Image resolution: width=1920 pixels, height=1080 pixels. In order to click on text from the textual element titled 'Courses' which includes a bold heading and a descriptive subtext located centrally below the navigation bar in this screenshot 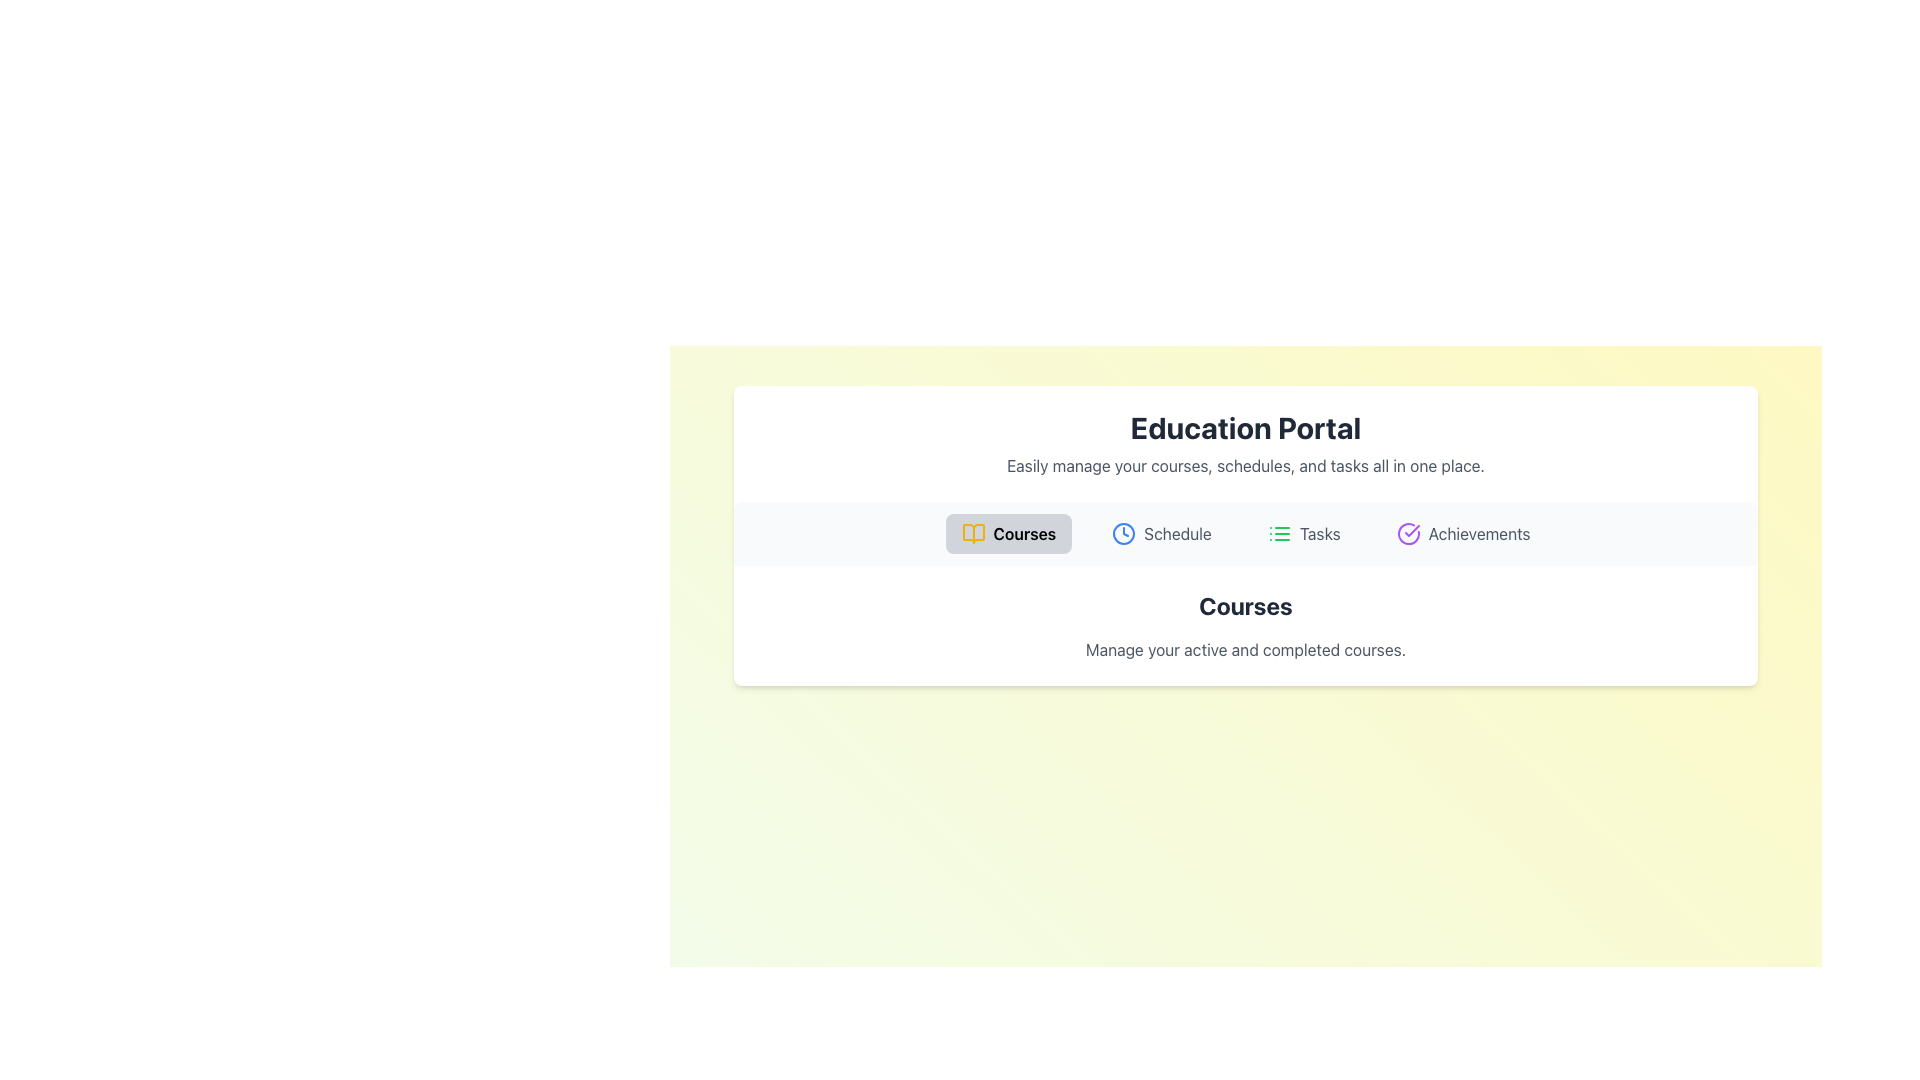, I will do `click(1245, 624)`.